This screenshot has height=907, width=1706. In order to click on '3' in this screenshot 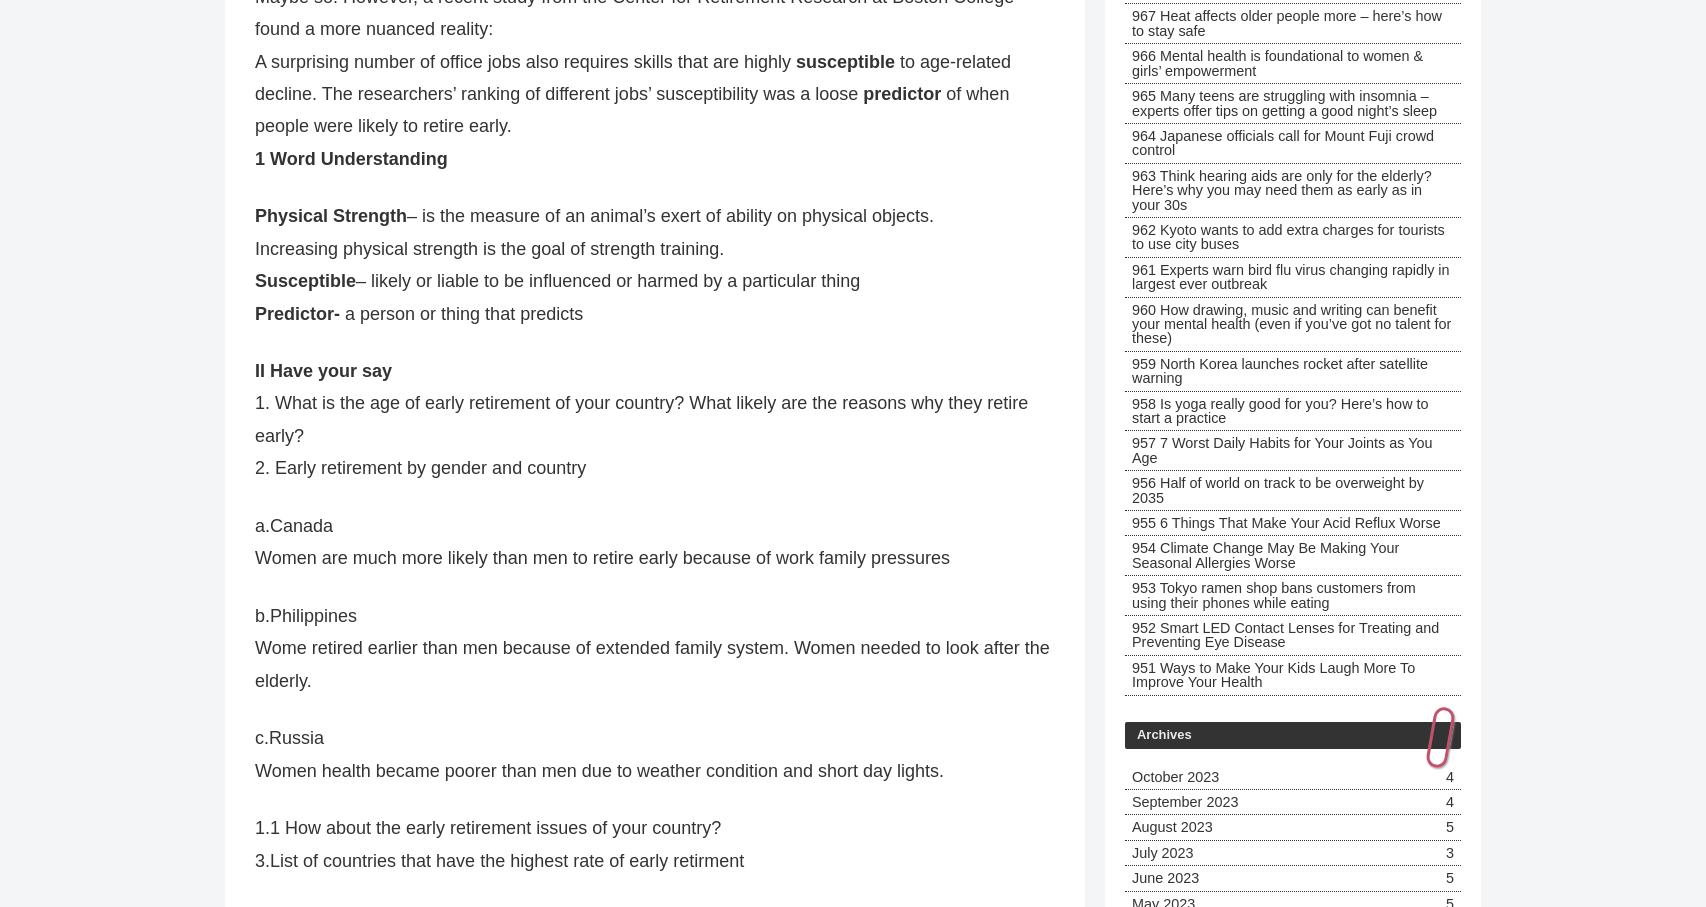, I will do `click(1448, 851)`.